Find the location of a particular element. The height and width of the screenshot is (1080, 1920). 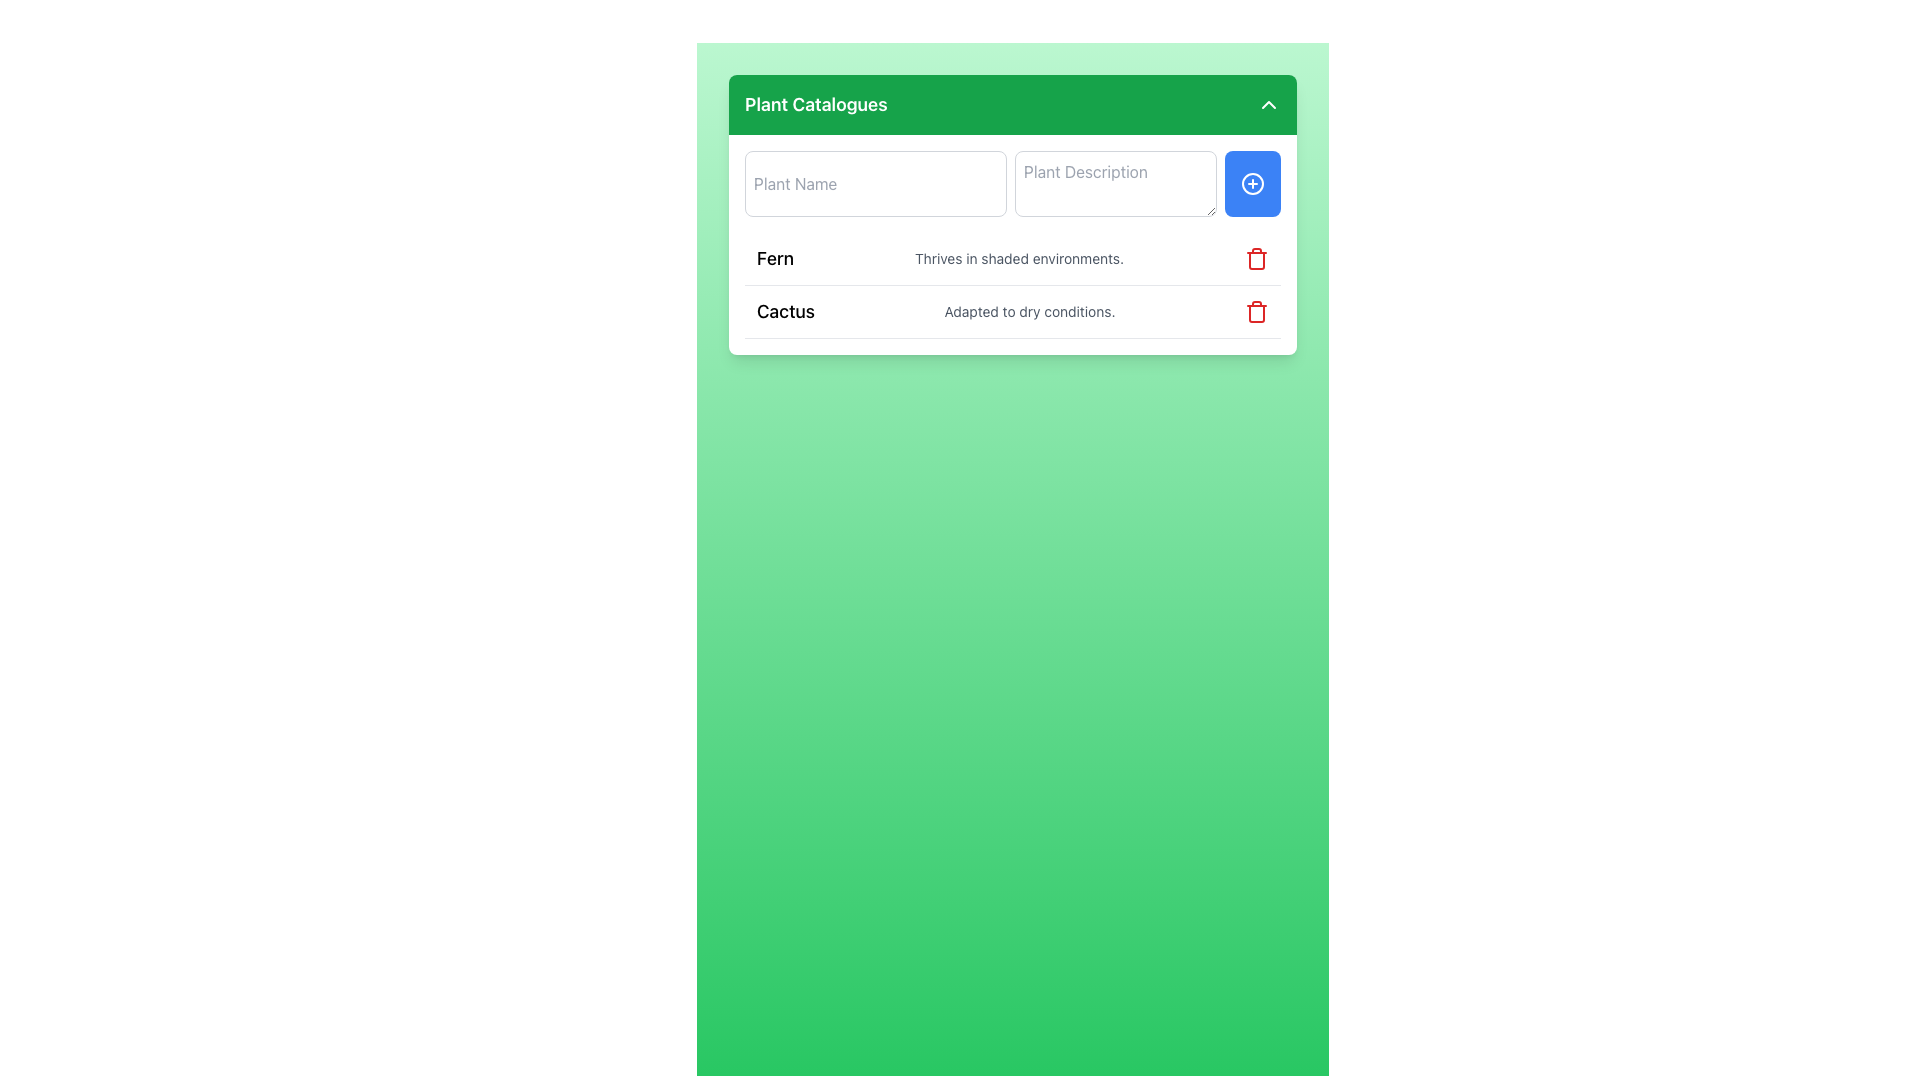

the second item in the plant catalog list, which represents 'Cactus' with a description of 'Adapted to dry conditions.' is located at coordinates (1012, 312).